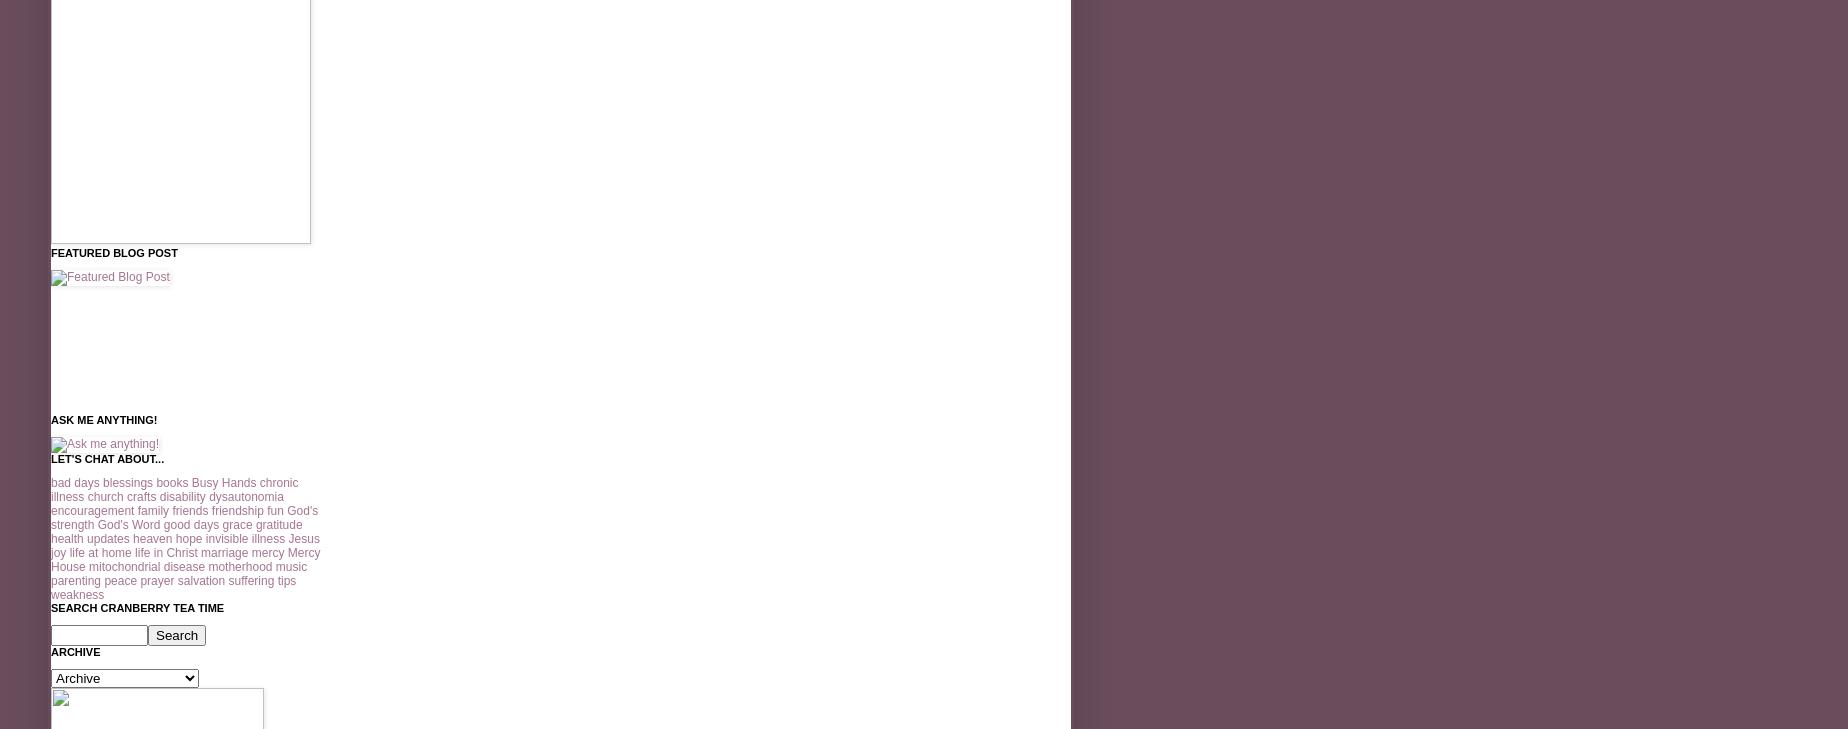  I want to click on 'suffering', so click(250, 581).